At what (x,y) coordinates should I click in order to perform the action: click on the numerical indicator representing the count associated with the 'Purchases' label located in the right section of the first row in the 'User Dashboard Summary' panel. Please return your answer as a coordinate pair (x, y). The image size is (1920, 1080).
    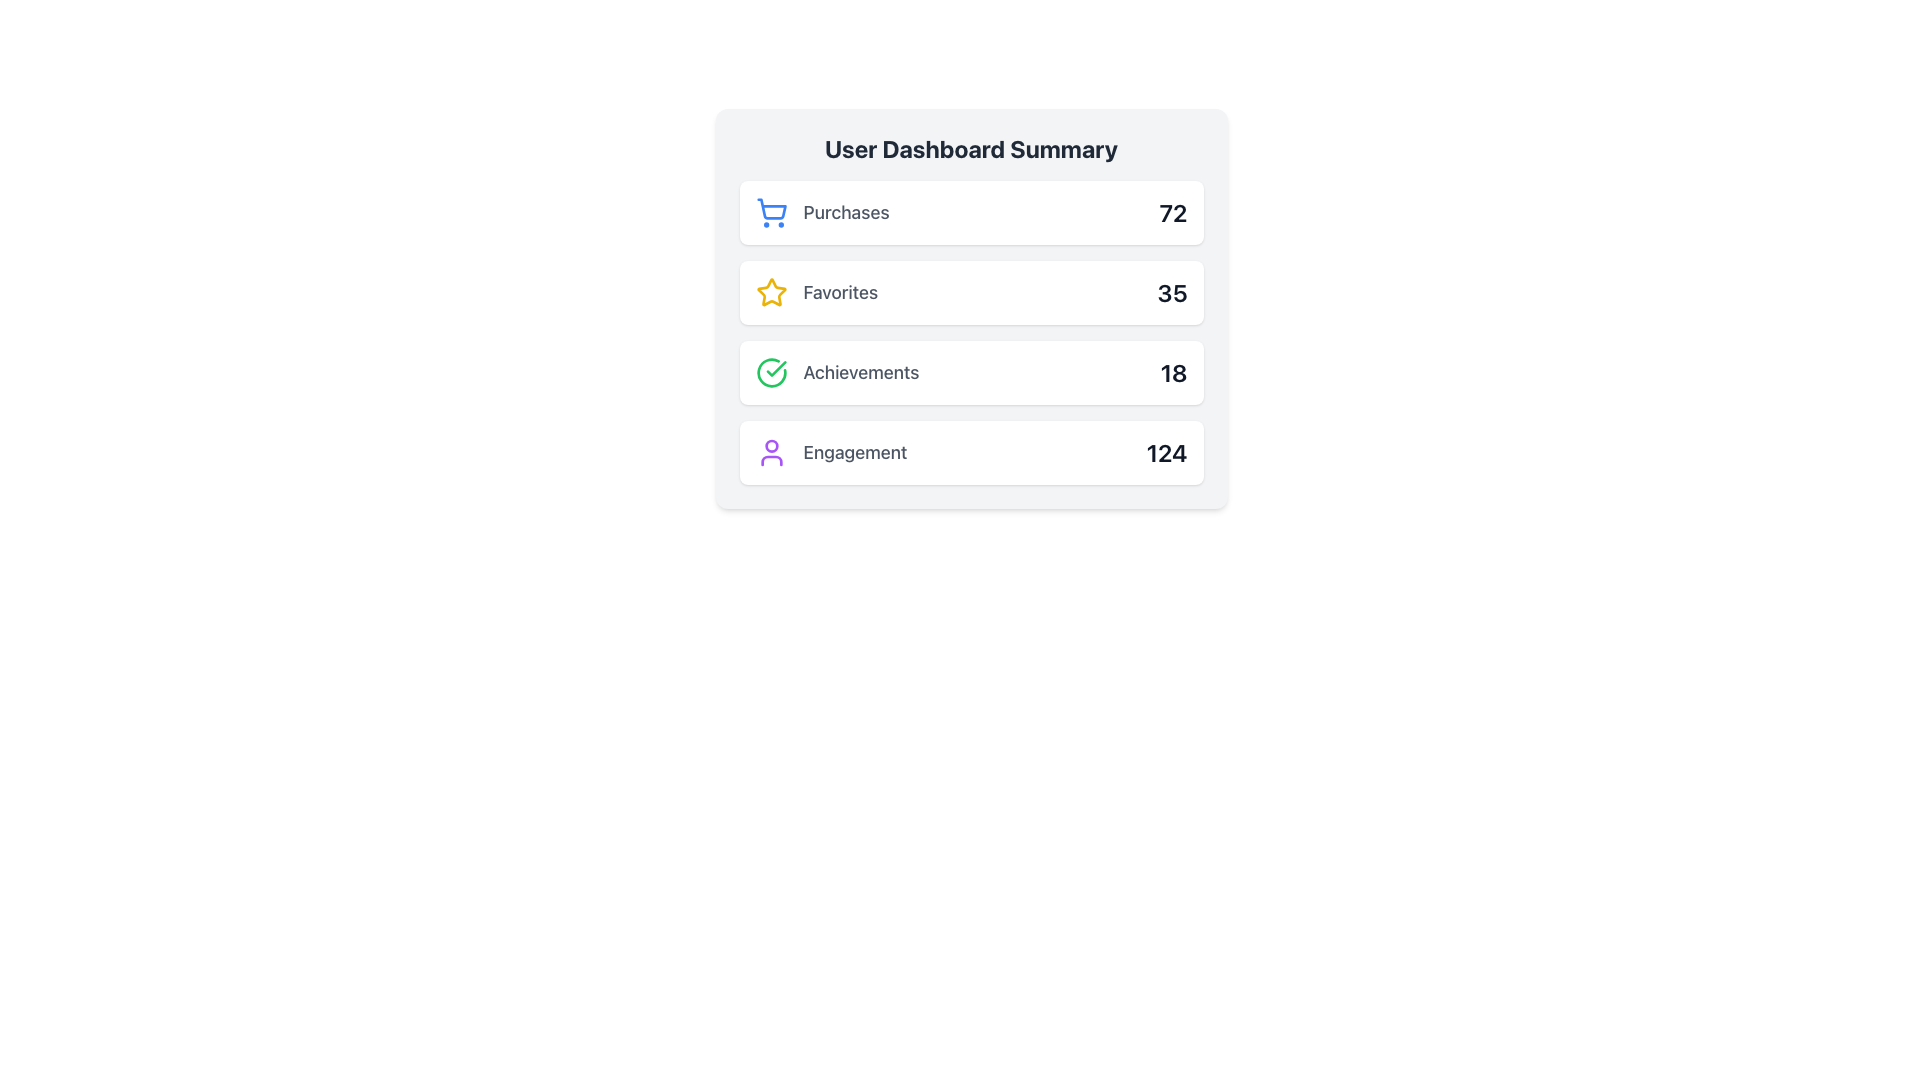
    Looking at the image, I should click on (1173, 212).